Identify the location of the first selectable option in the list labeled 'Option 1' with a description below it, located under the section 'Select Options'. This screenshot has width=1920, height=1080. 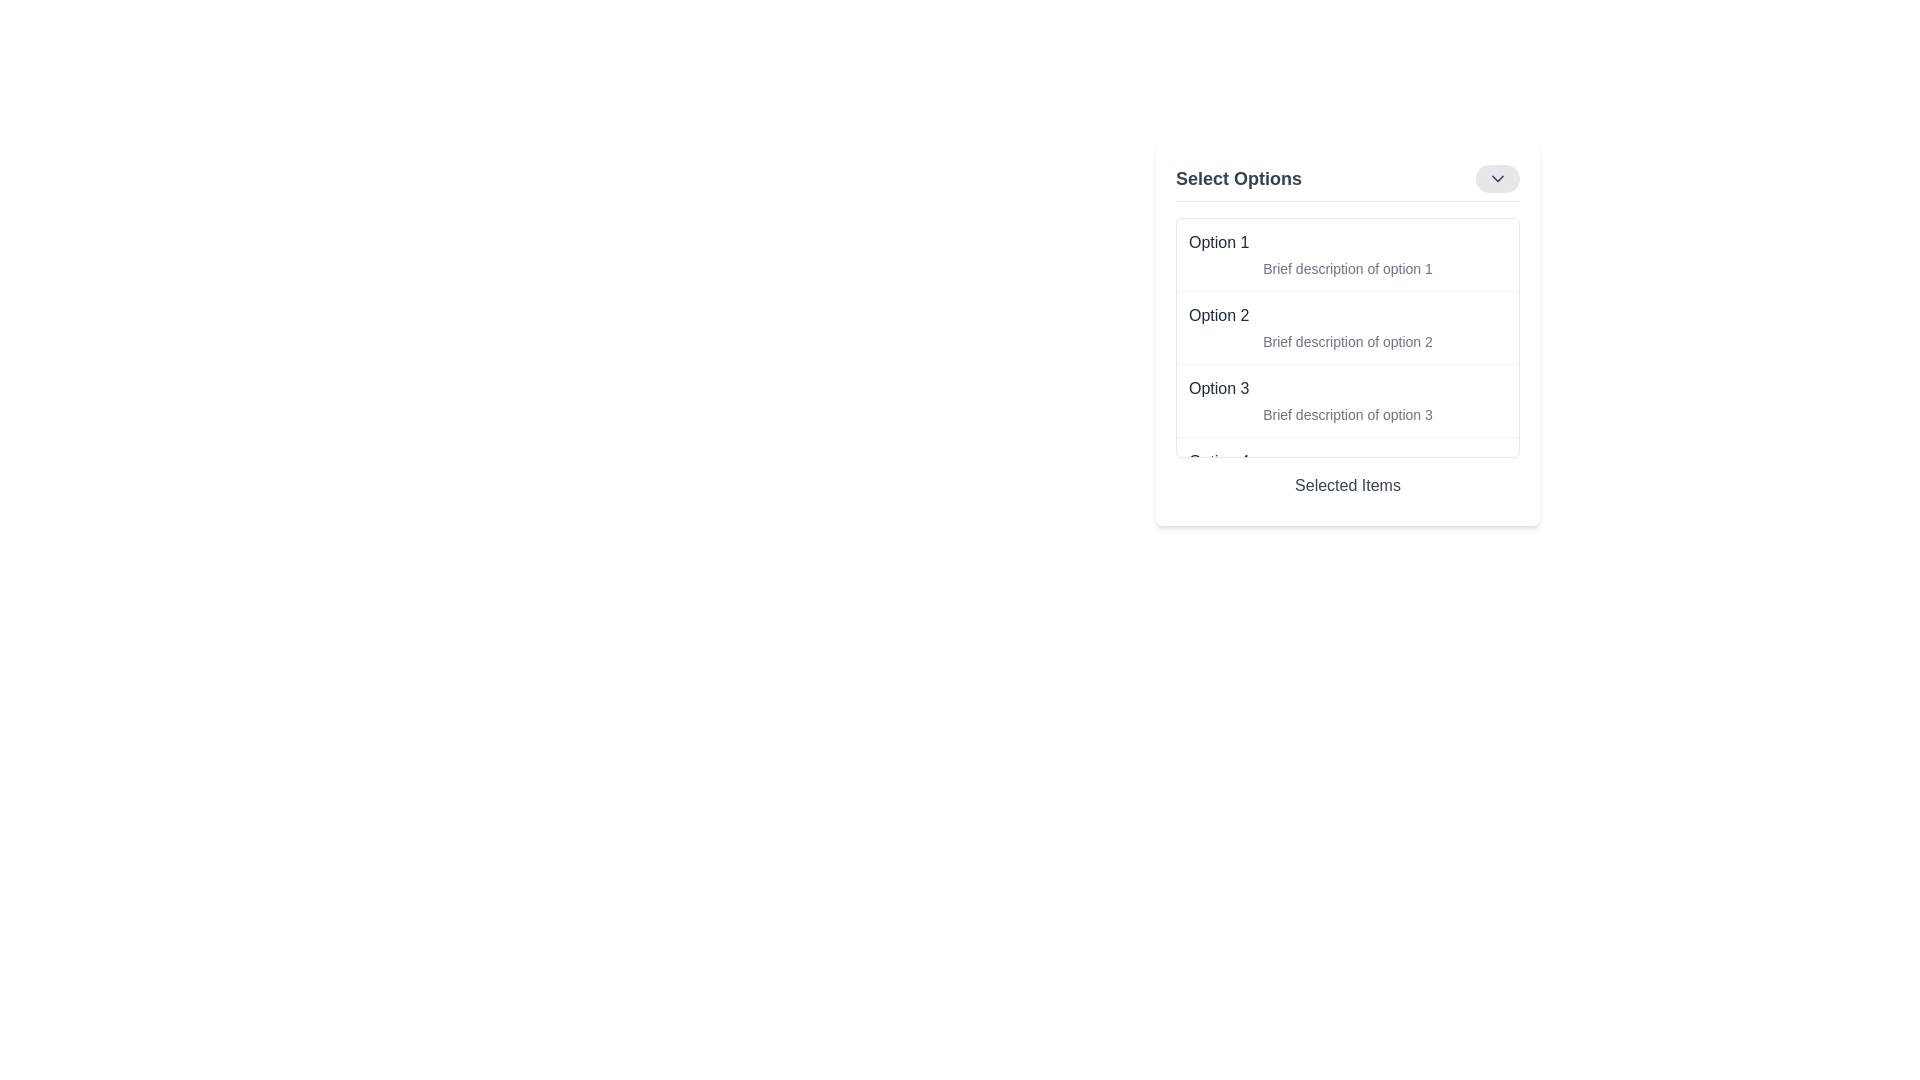
(1348, 253).